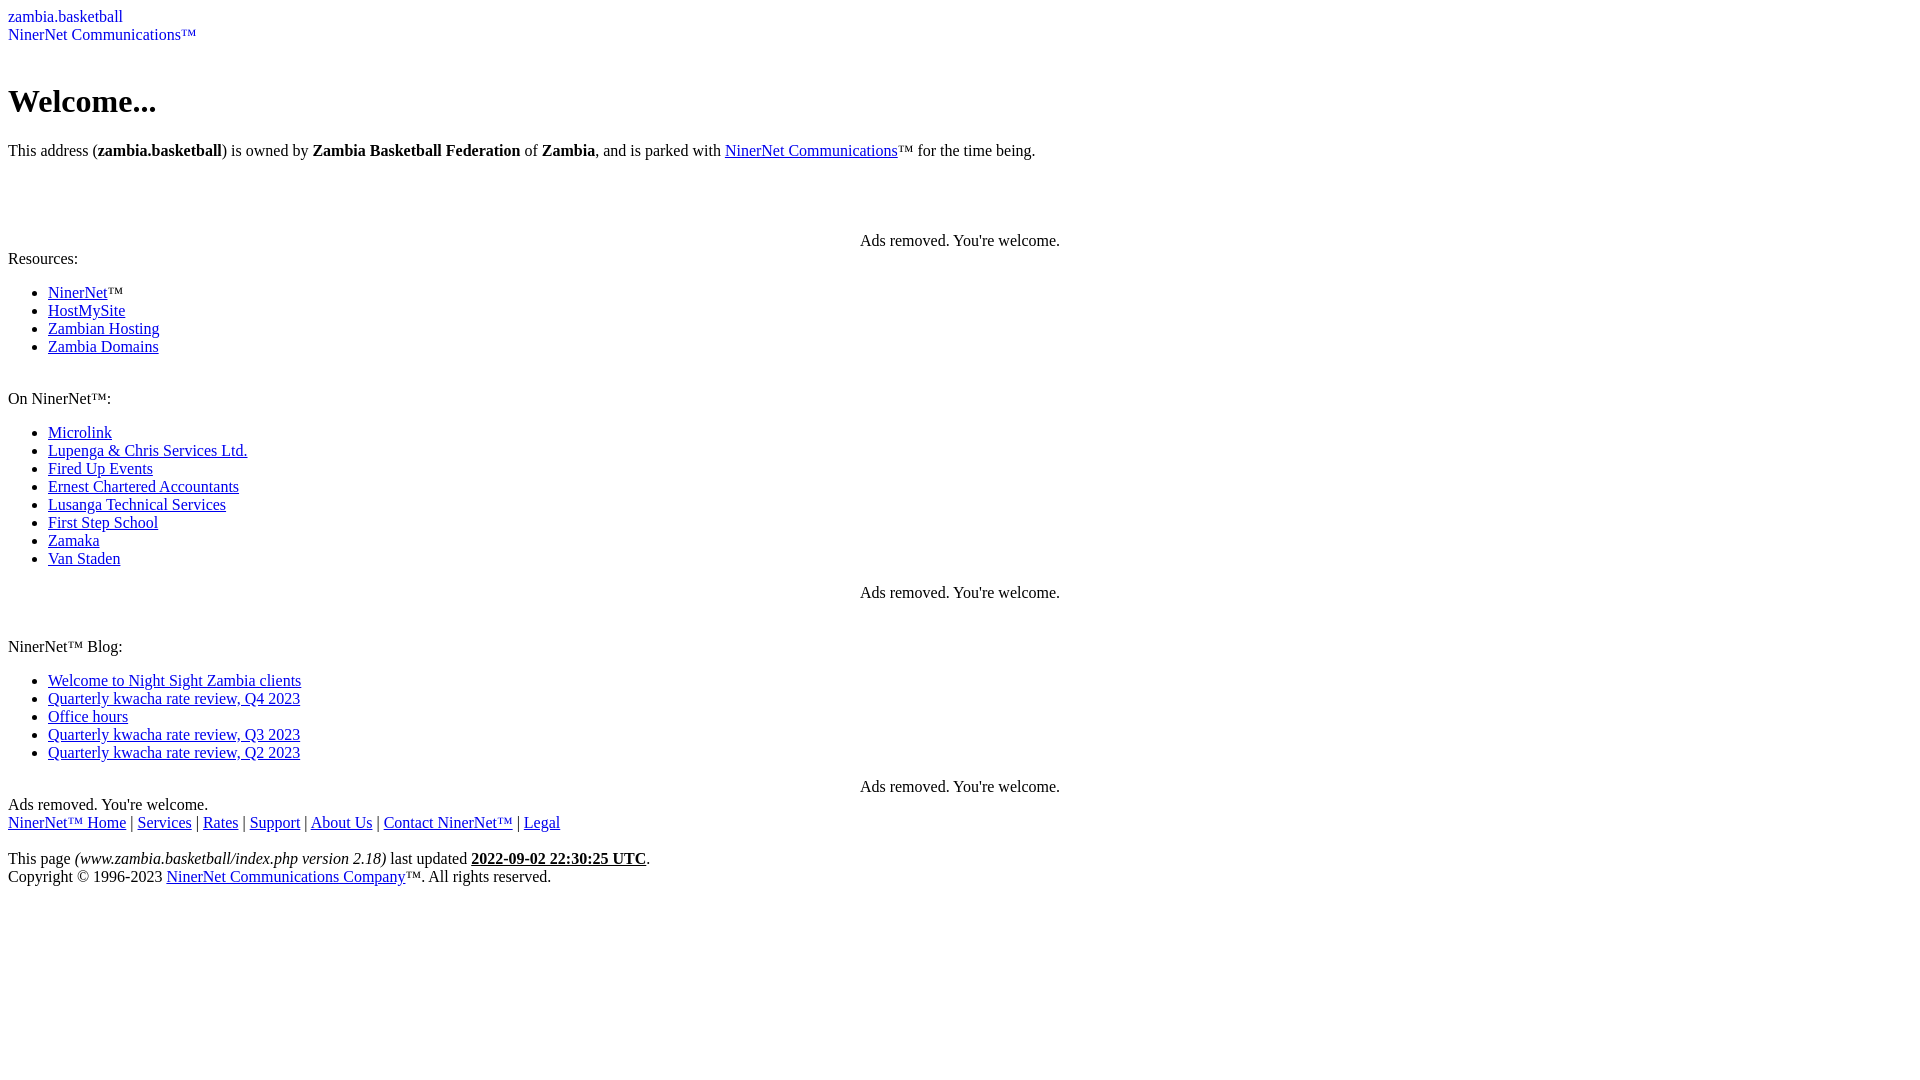 The width and height of the screenshot is (1920, 1080). What do you see at coordinates (86, 715) in the screenshot?
I see `'Office hours'` at bounding box center [86, 715].